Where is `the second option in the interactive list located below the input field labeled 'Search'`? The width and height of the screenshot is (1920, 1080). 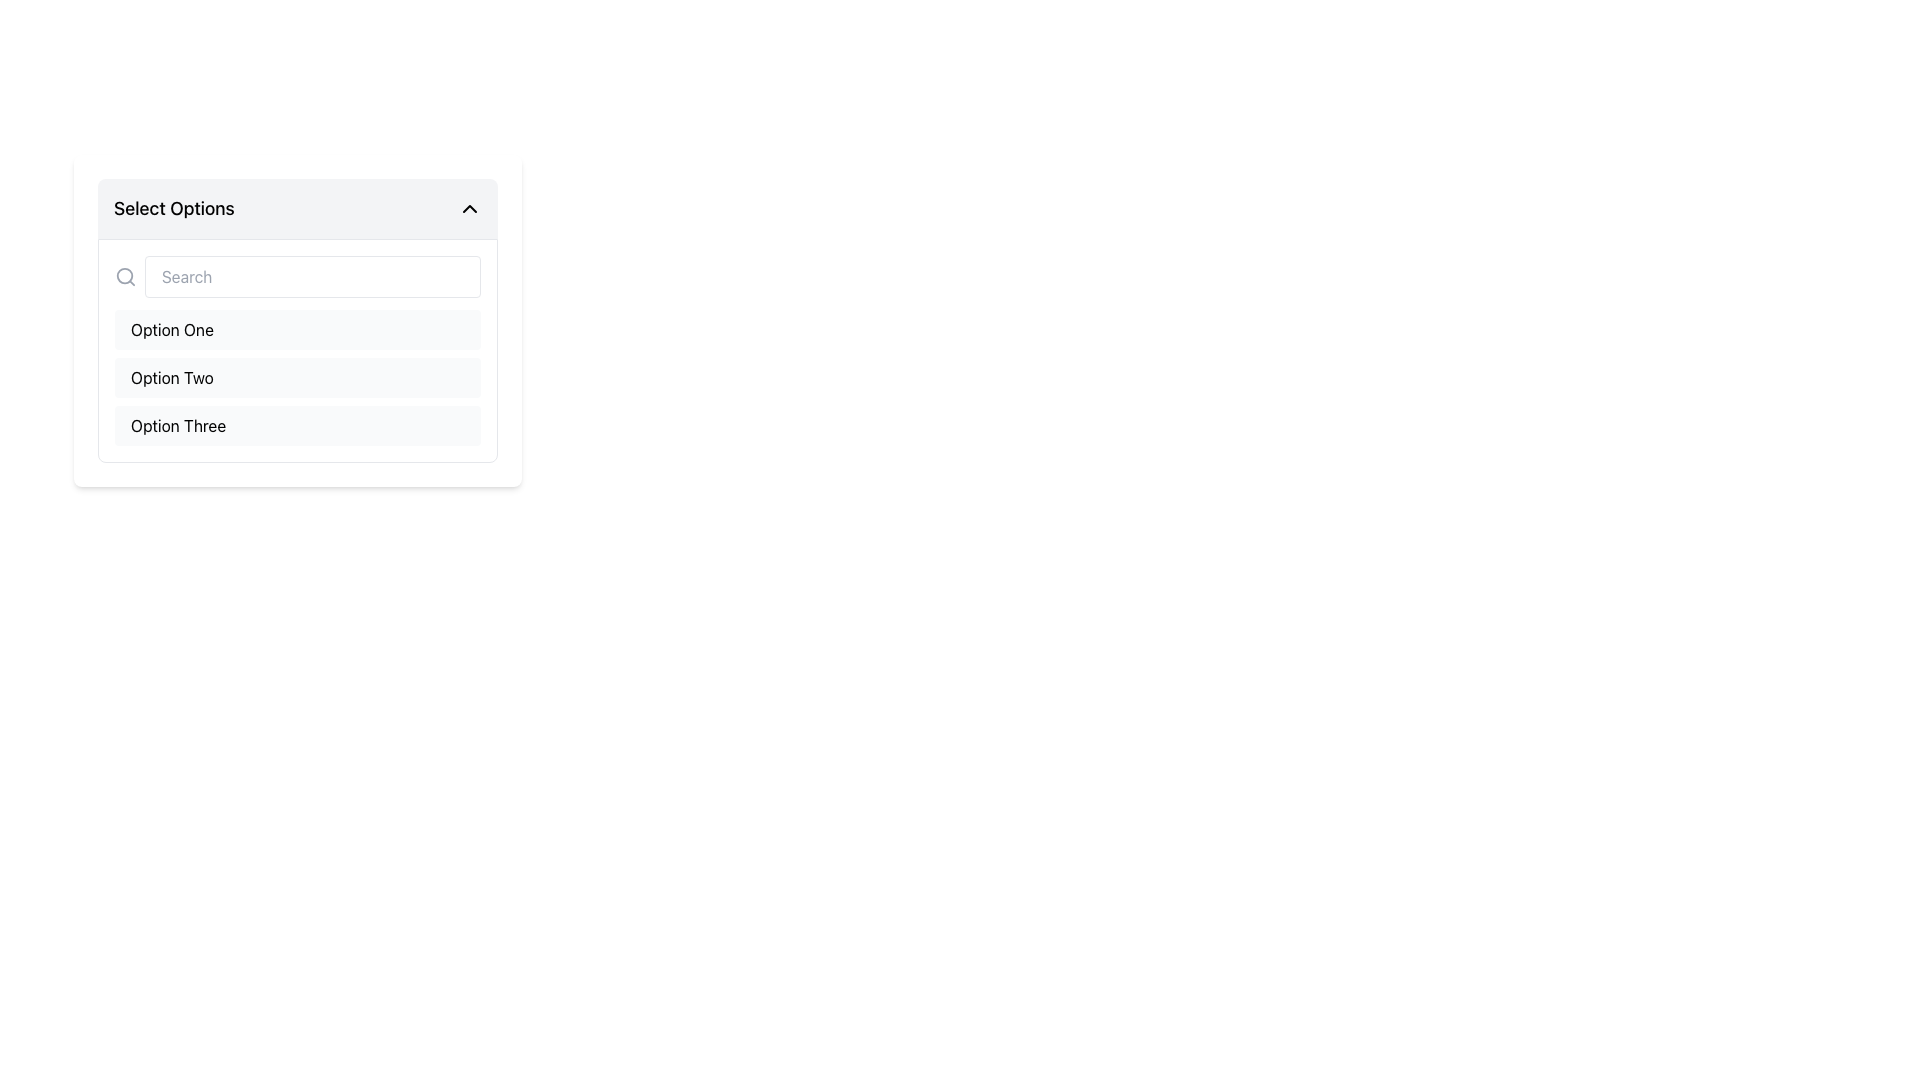
the second option in the interactive list located below the input field labeled 'Search' is located at coordinates (296, 378).